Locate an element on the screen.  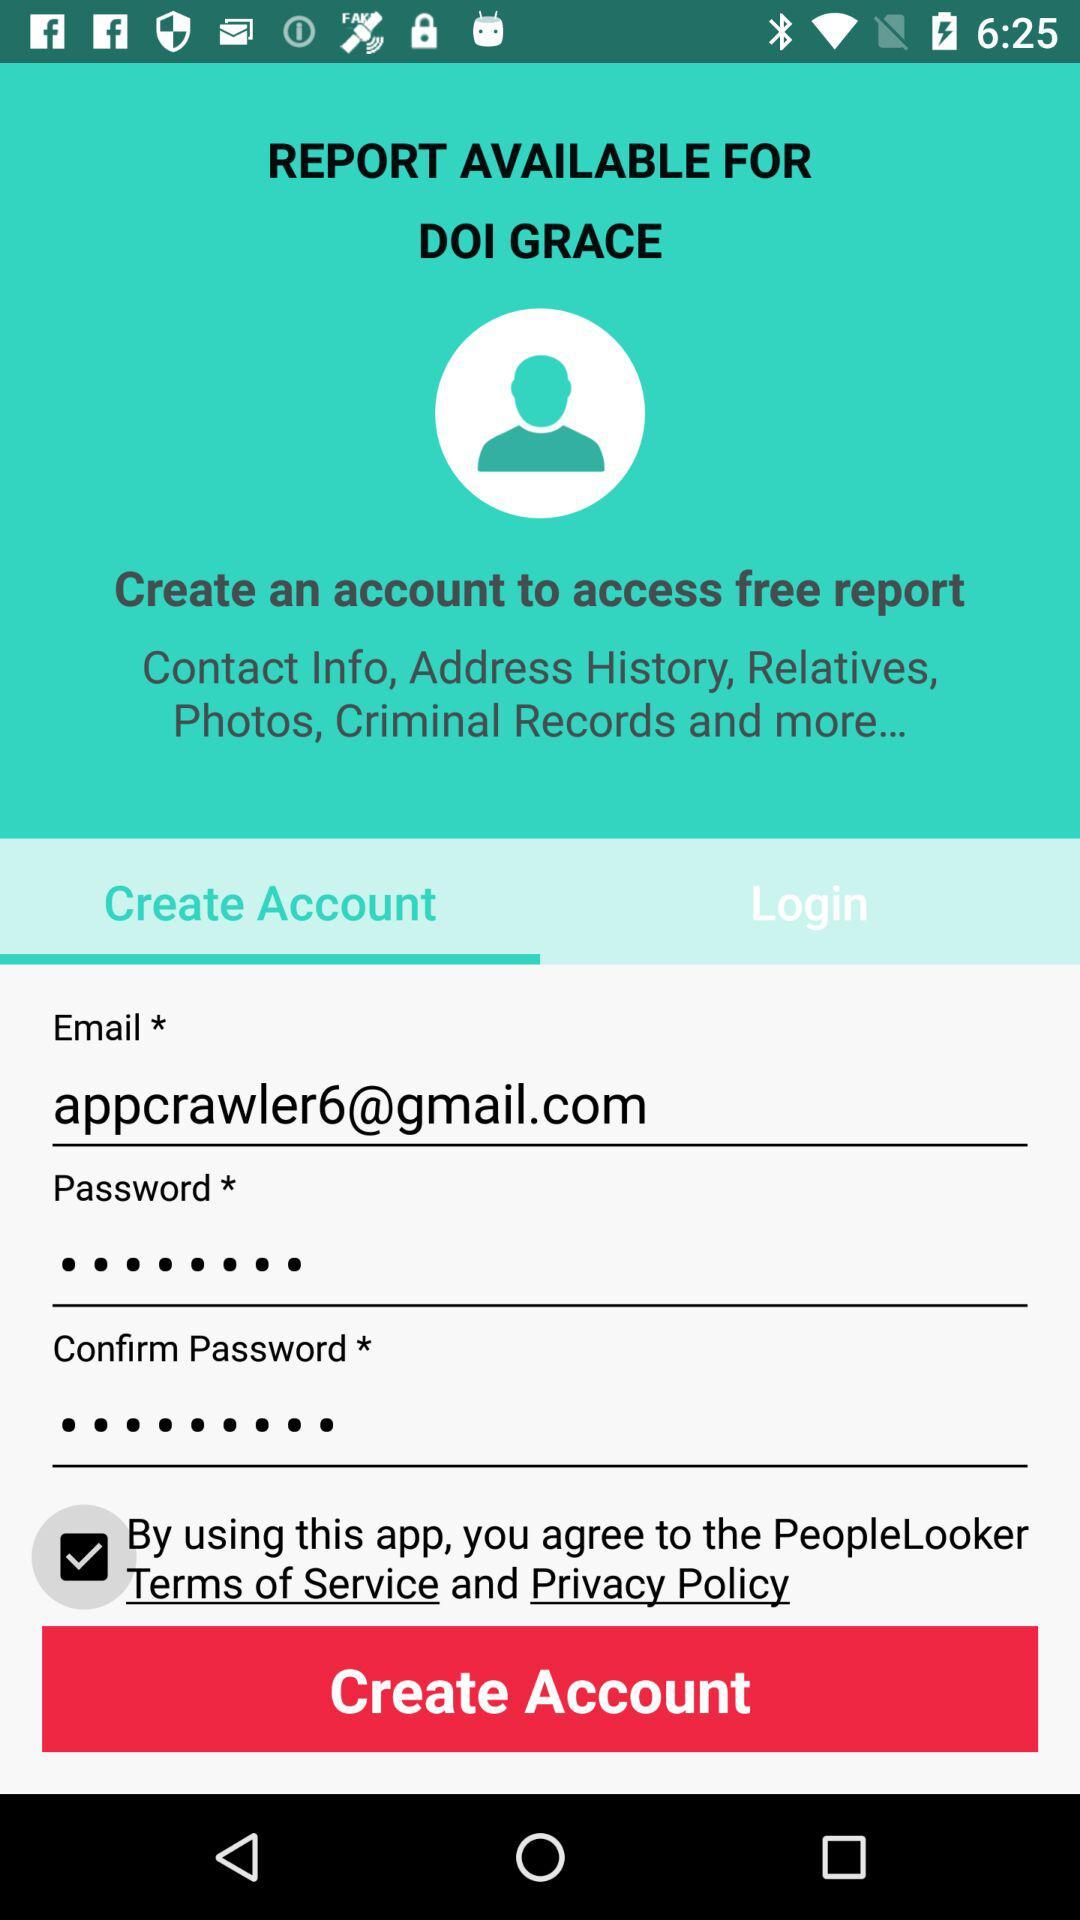
icon to the left of the by using this is located at coordinates (83, 1555).